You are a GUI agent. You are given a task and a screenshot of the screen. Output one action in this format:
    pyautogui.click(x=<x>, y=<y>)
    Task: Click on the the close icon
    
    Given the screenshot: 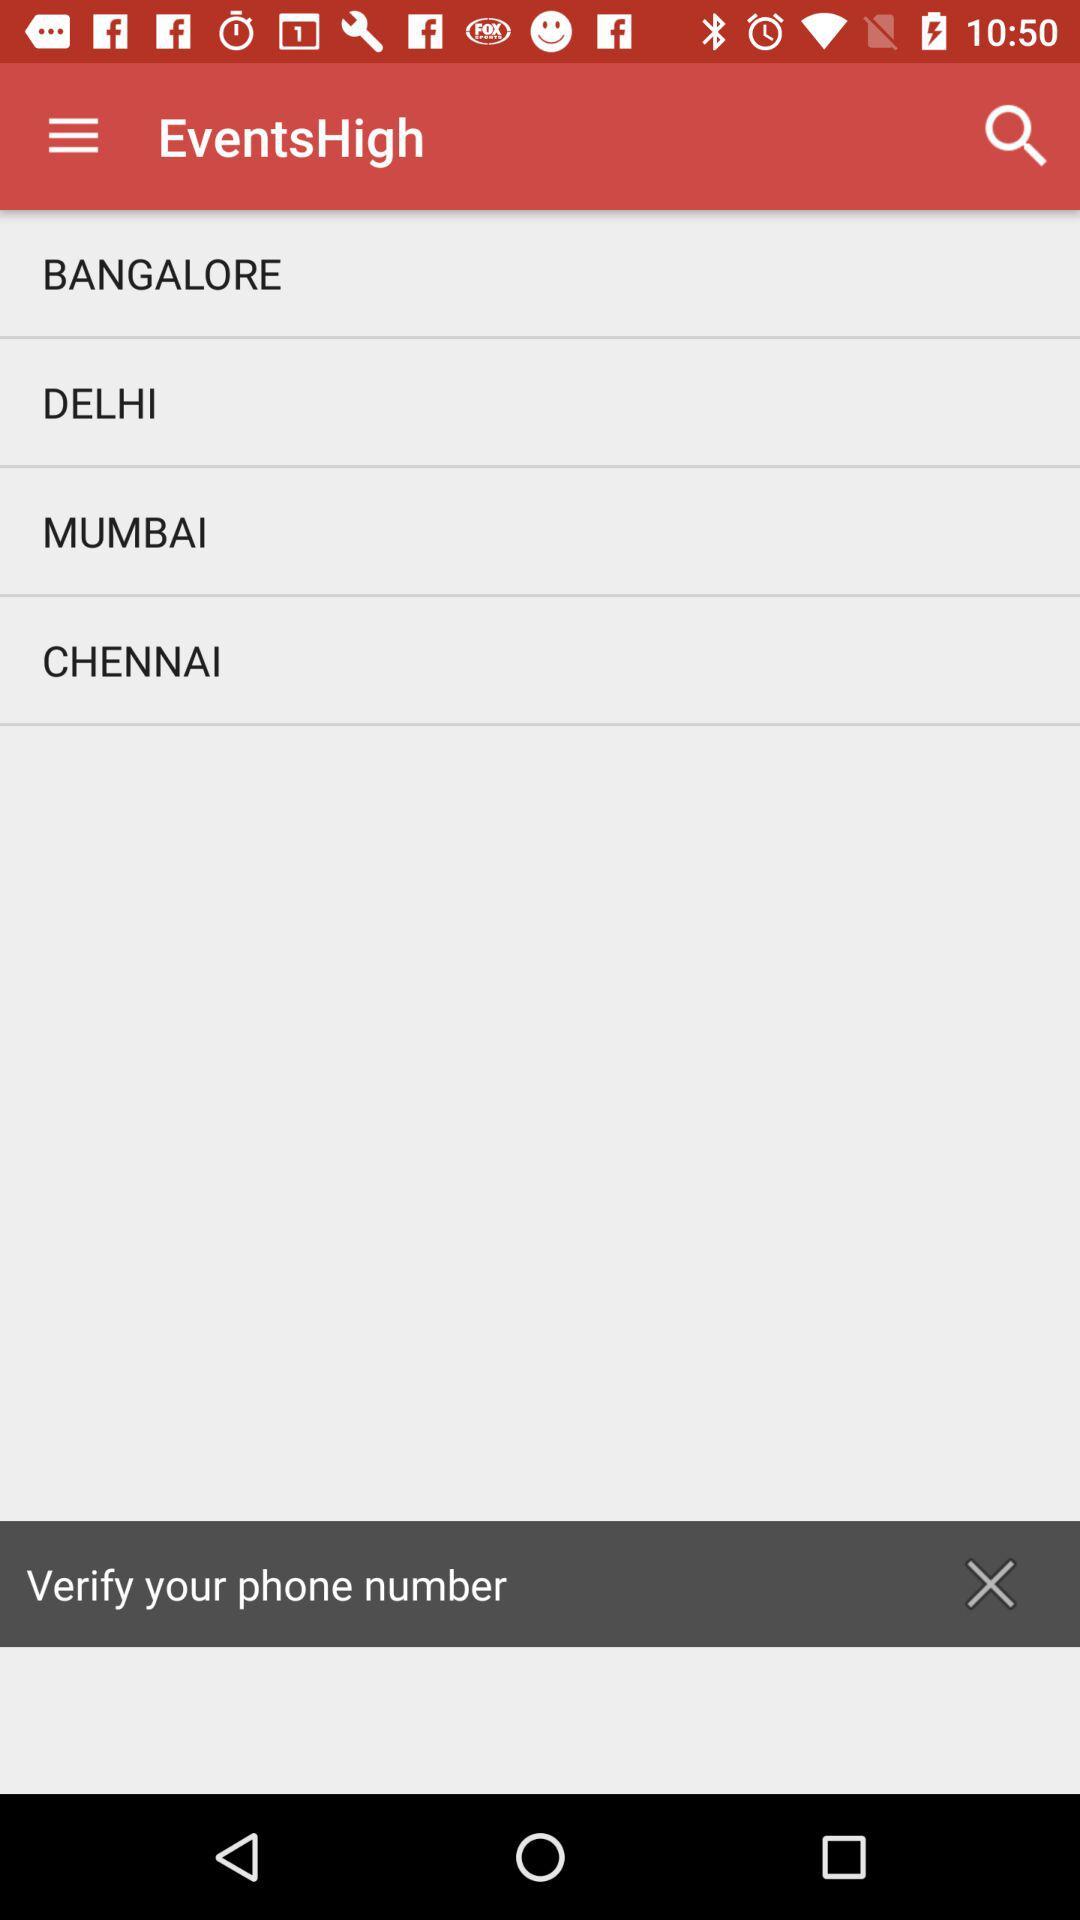 What is the action you would take?
    pyautogui.click(x=990, y=1583)
    